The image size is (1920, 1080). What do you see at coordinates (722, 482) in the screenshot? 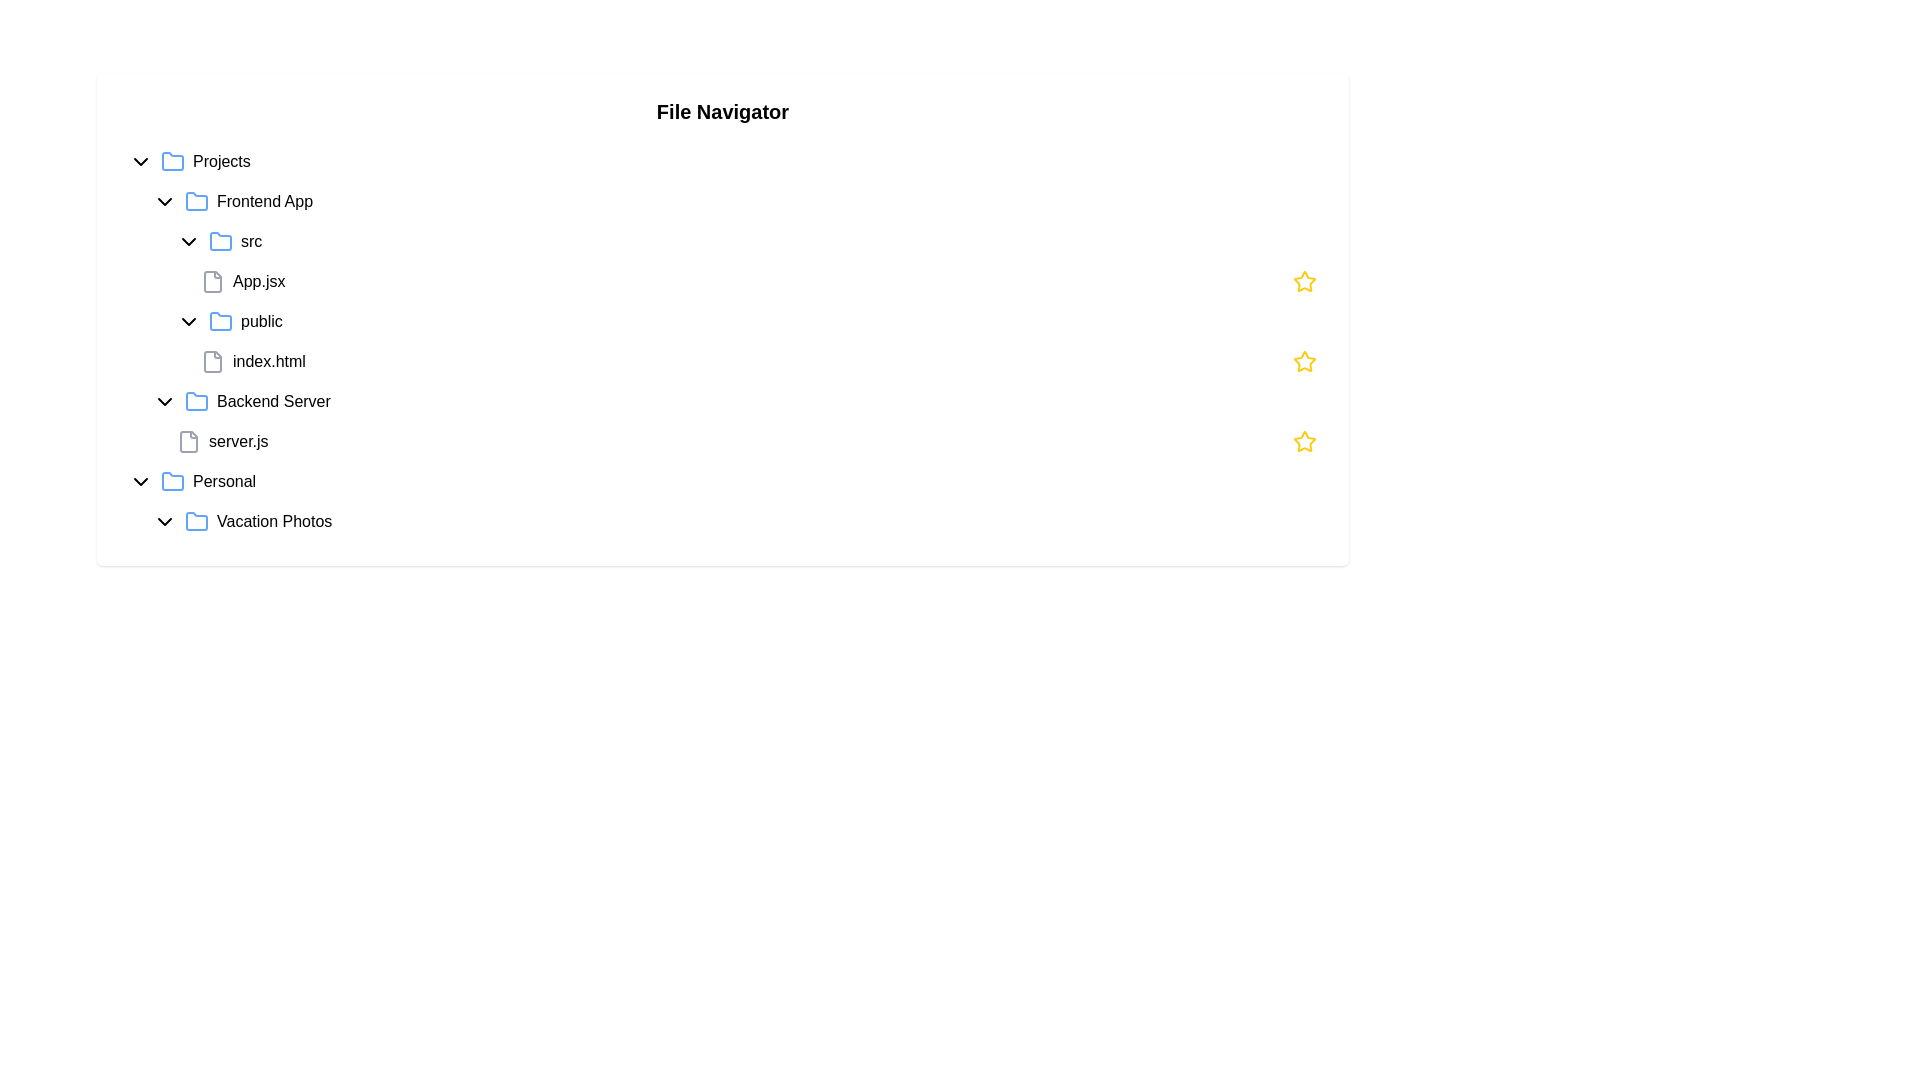
I see `the navigational list item for the 'Personal' folder` at bounding box center [722, 482].